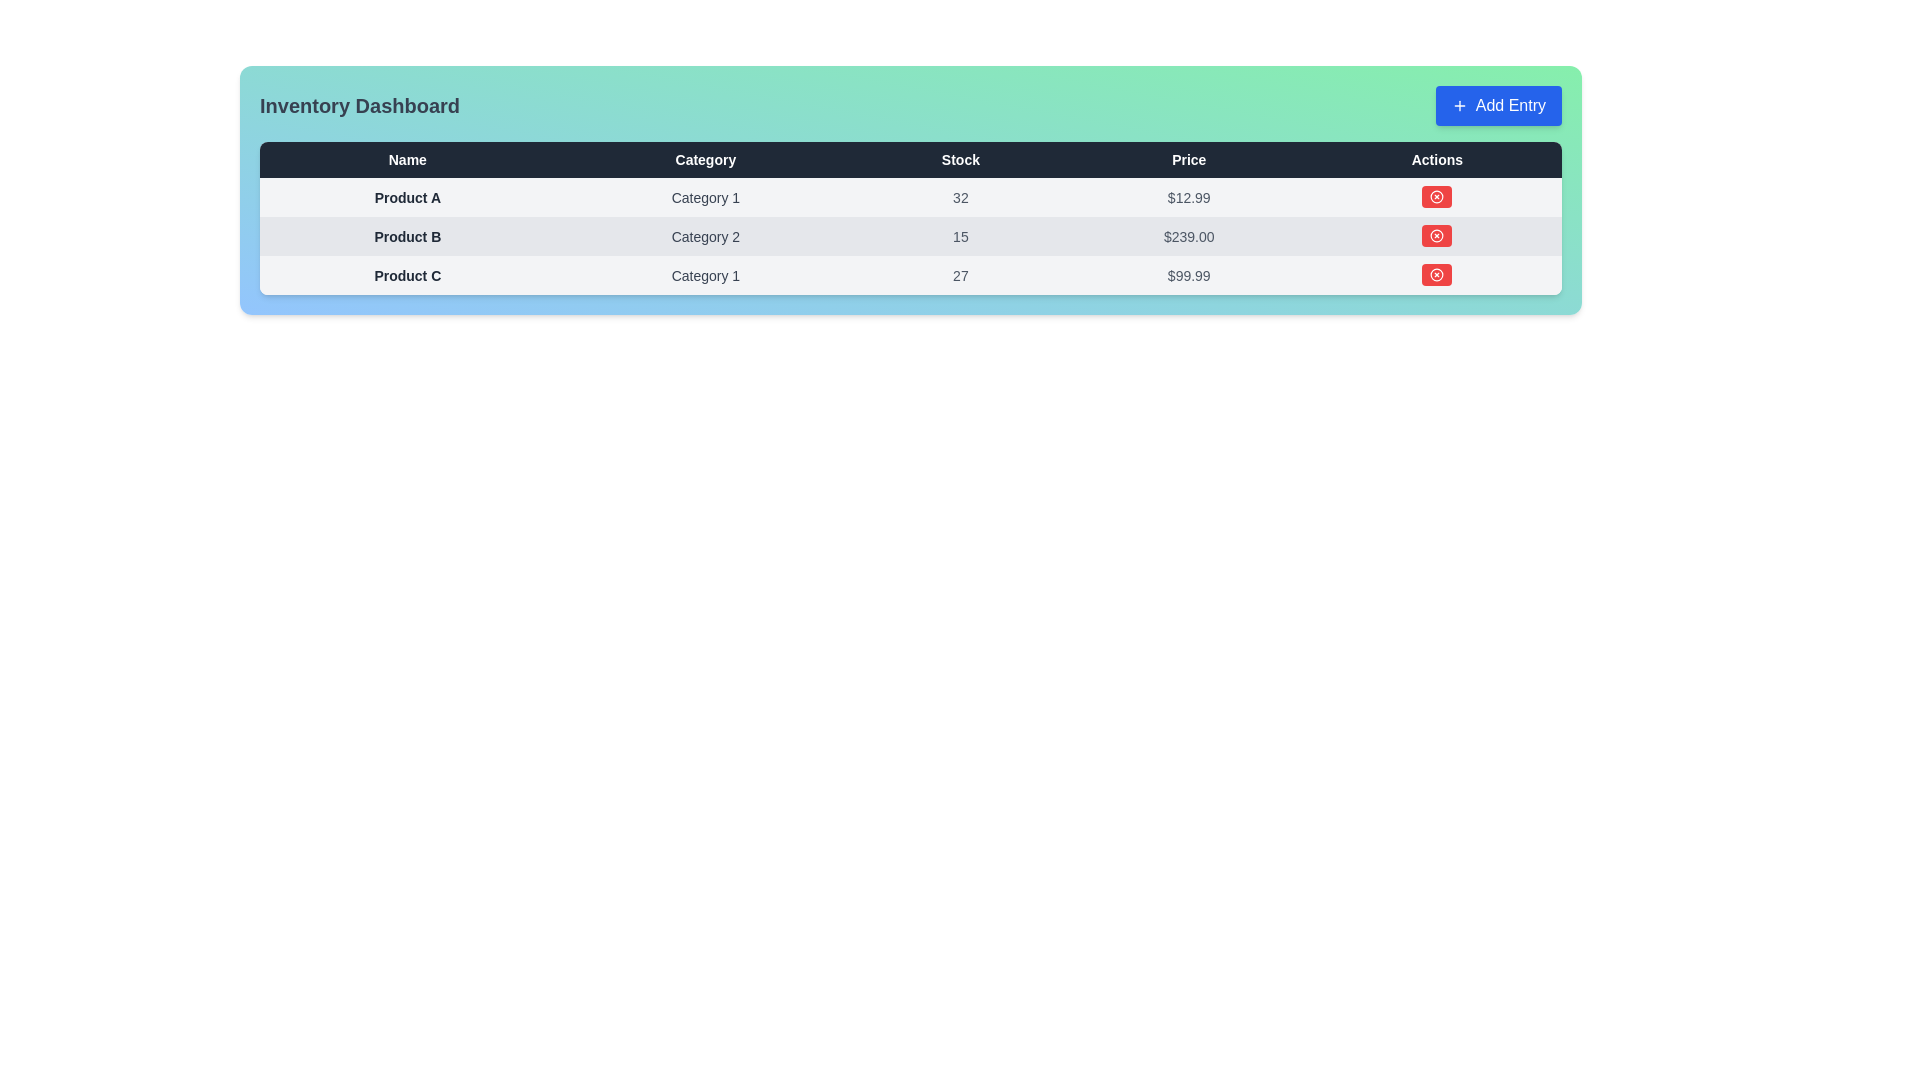 The width and height of the screenshot is (1920, 1080). Describe the element at coordinates (1436, 196) in the screenshot. I see `the delete icon button located in the Actions column of the second row in the data table` at that location.